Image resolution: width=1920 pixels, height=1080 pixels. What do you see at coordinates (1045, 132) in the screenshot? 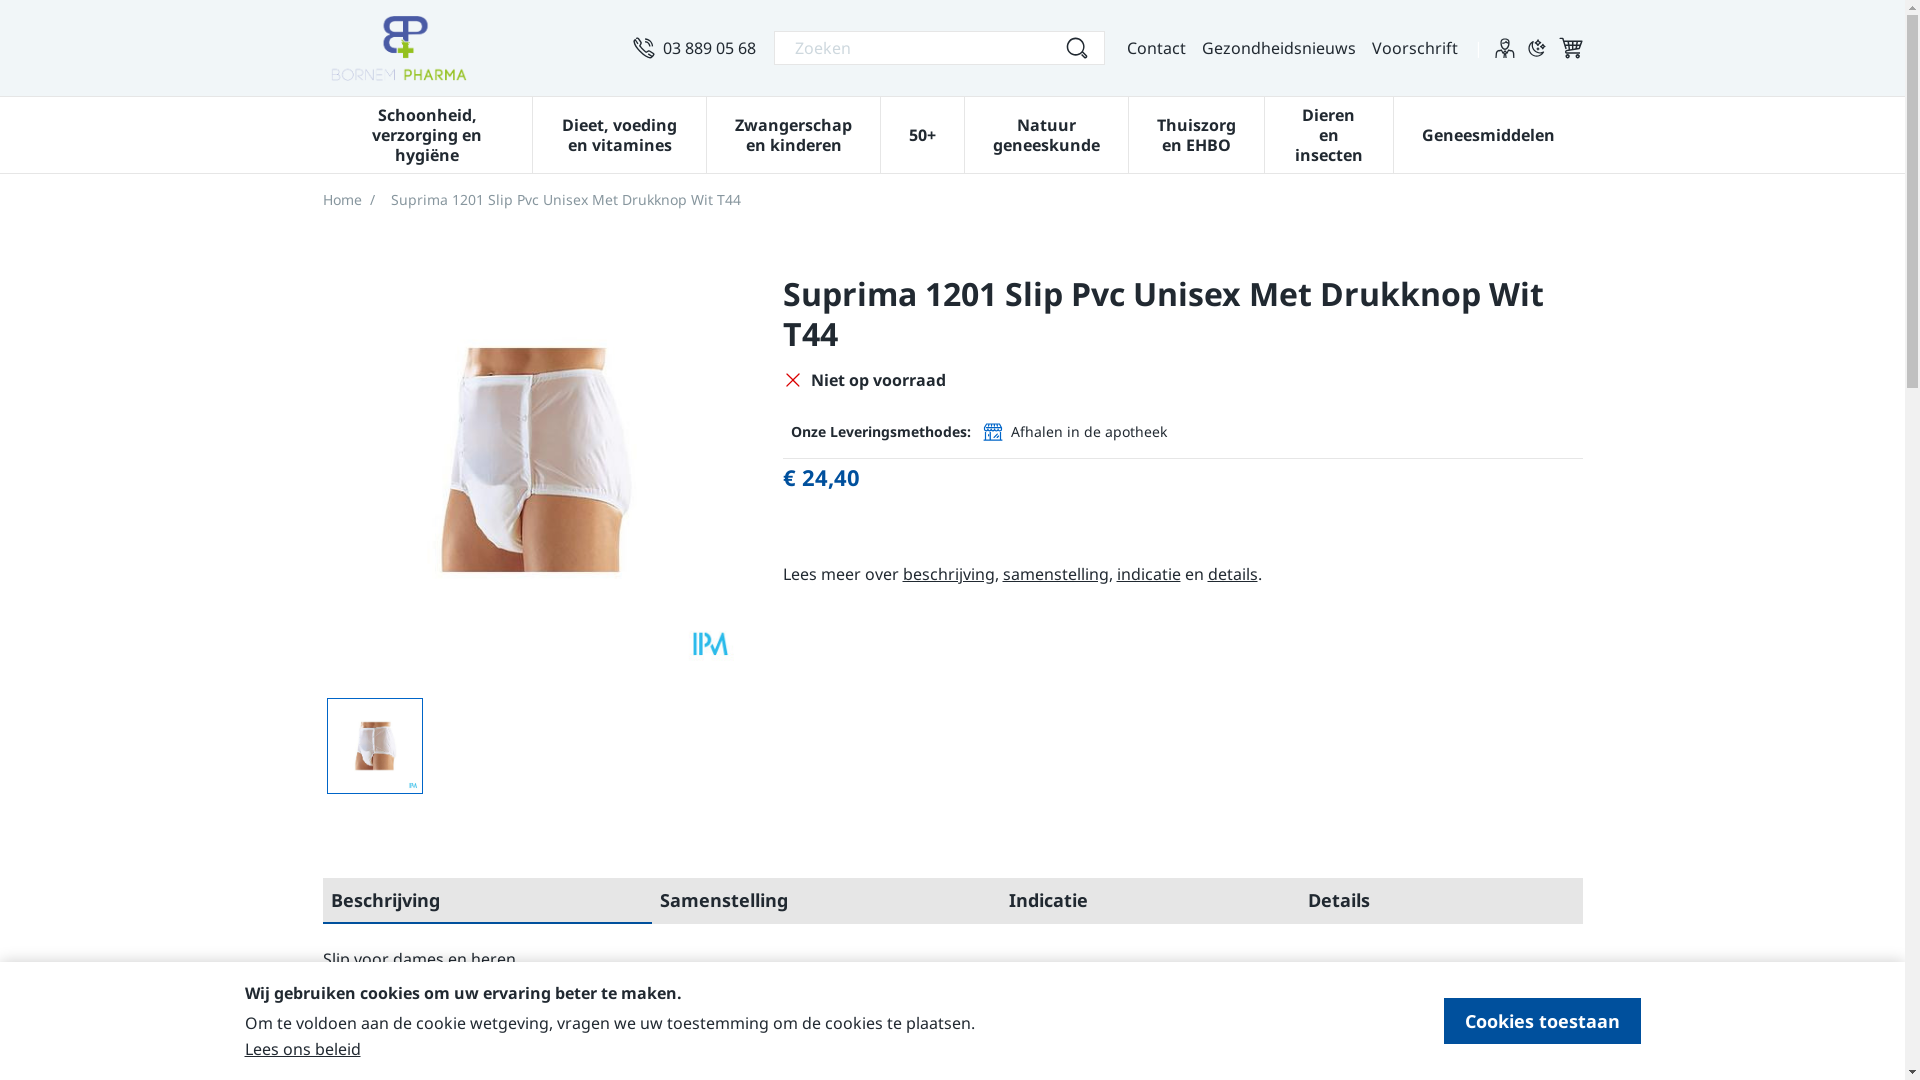
I see `'Natuur geneeskunde'` at bounding box center [1045, 132].